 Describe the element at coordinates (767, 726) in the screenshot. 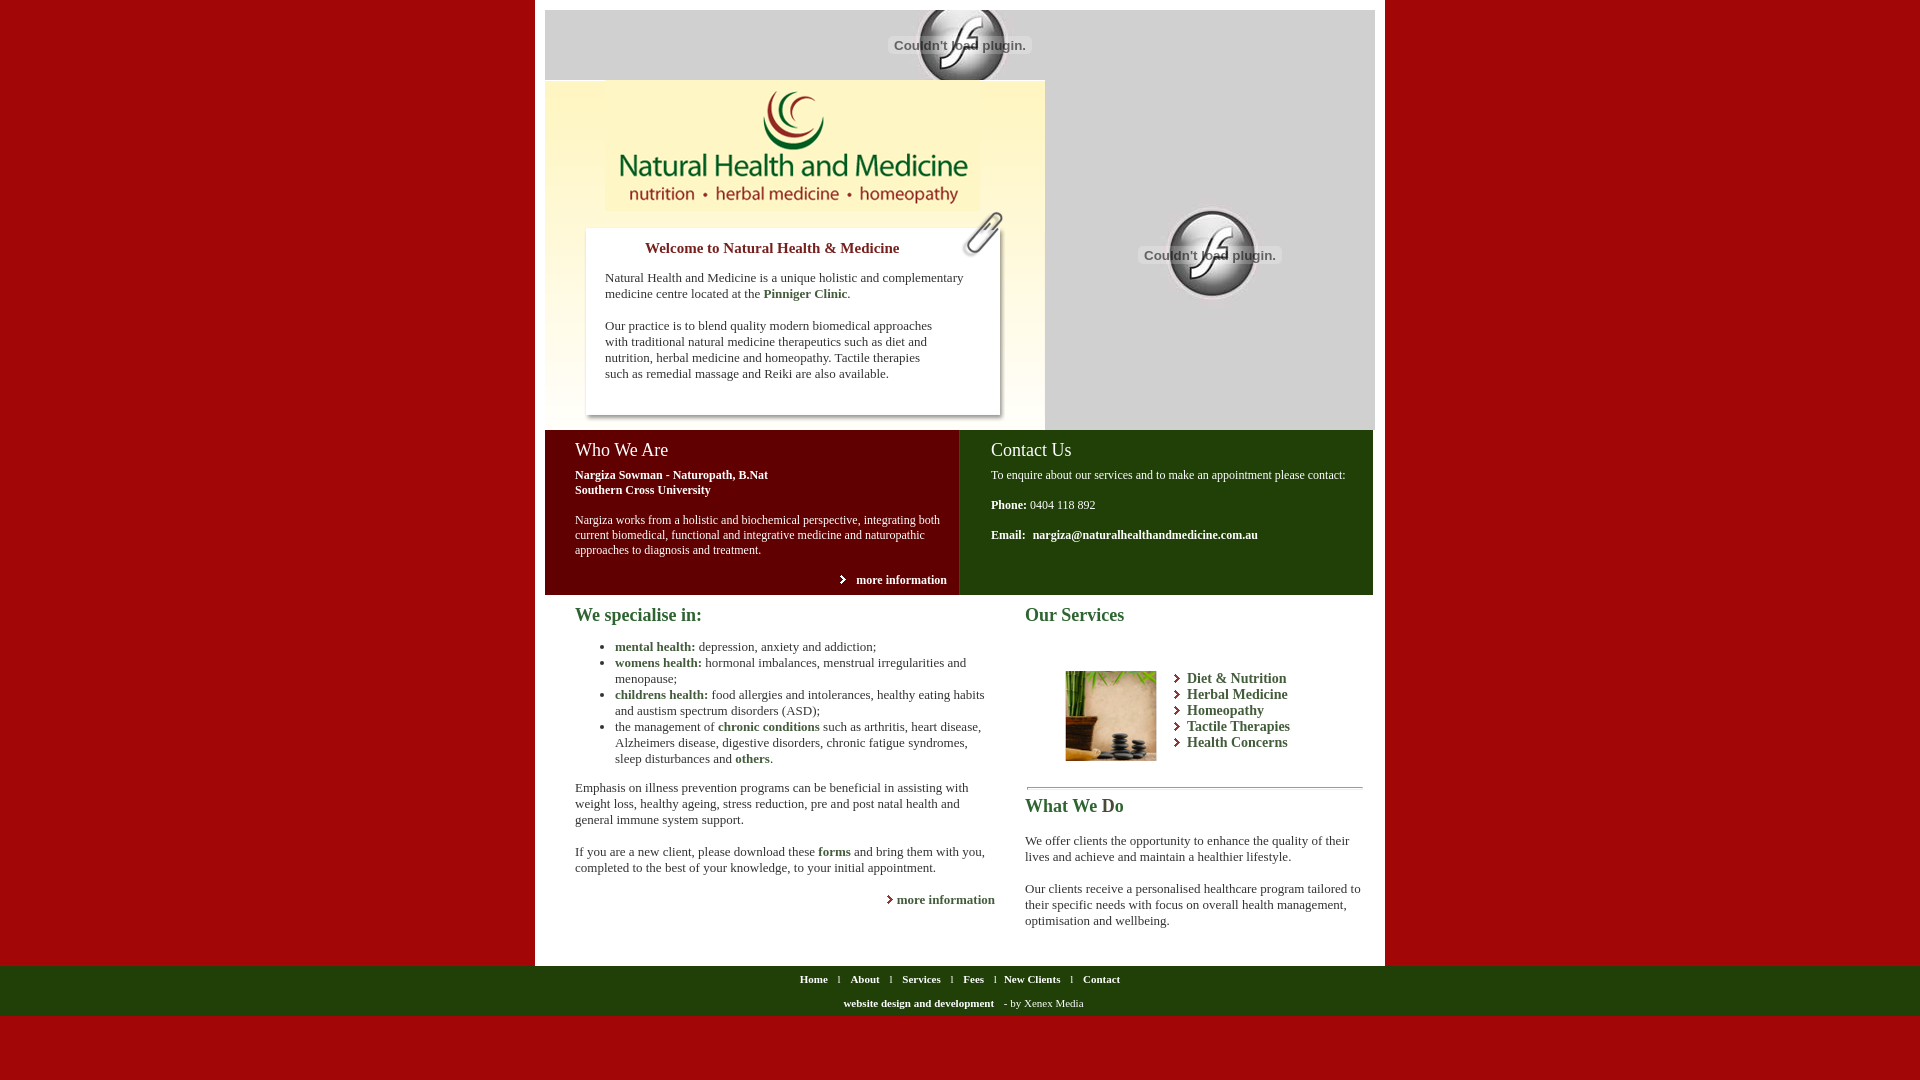

I see `'chronic conditions'` at that location.